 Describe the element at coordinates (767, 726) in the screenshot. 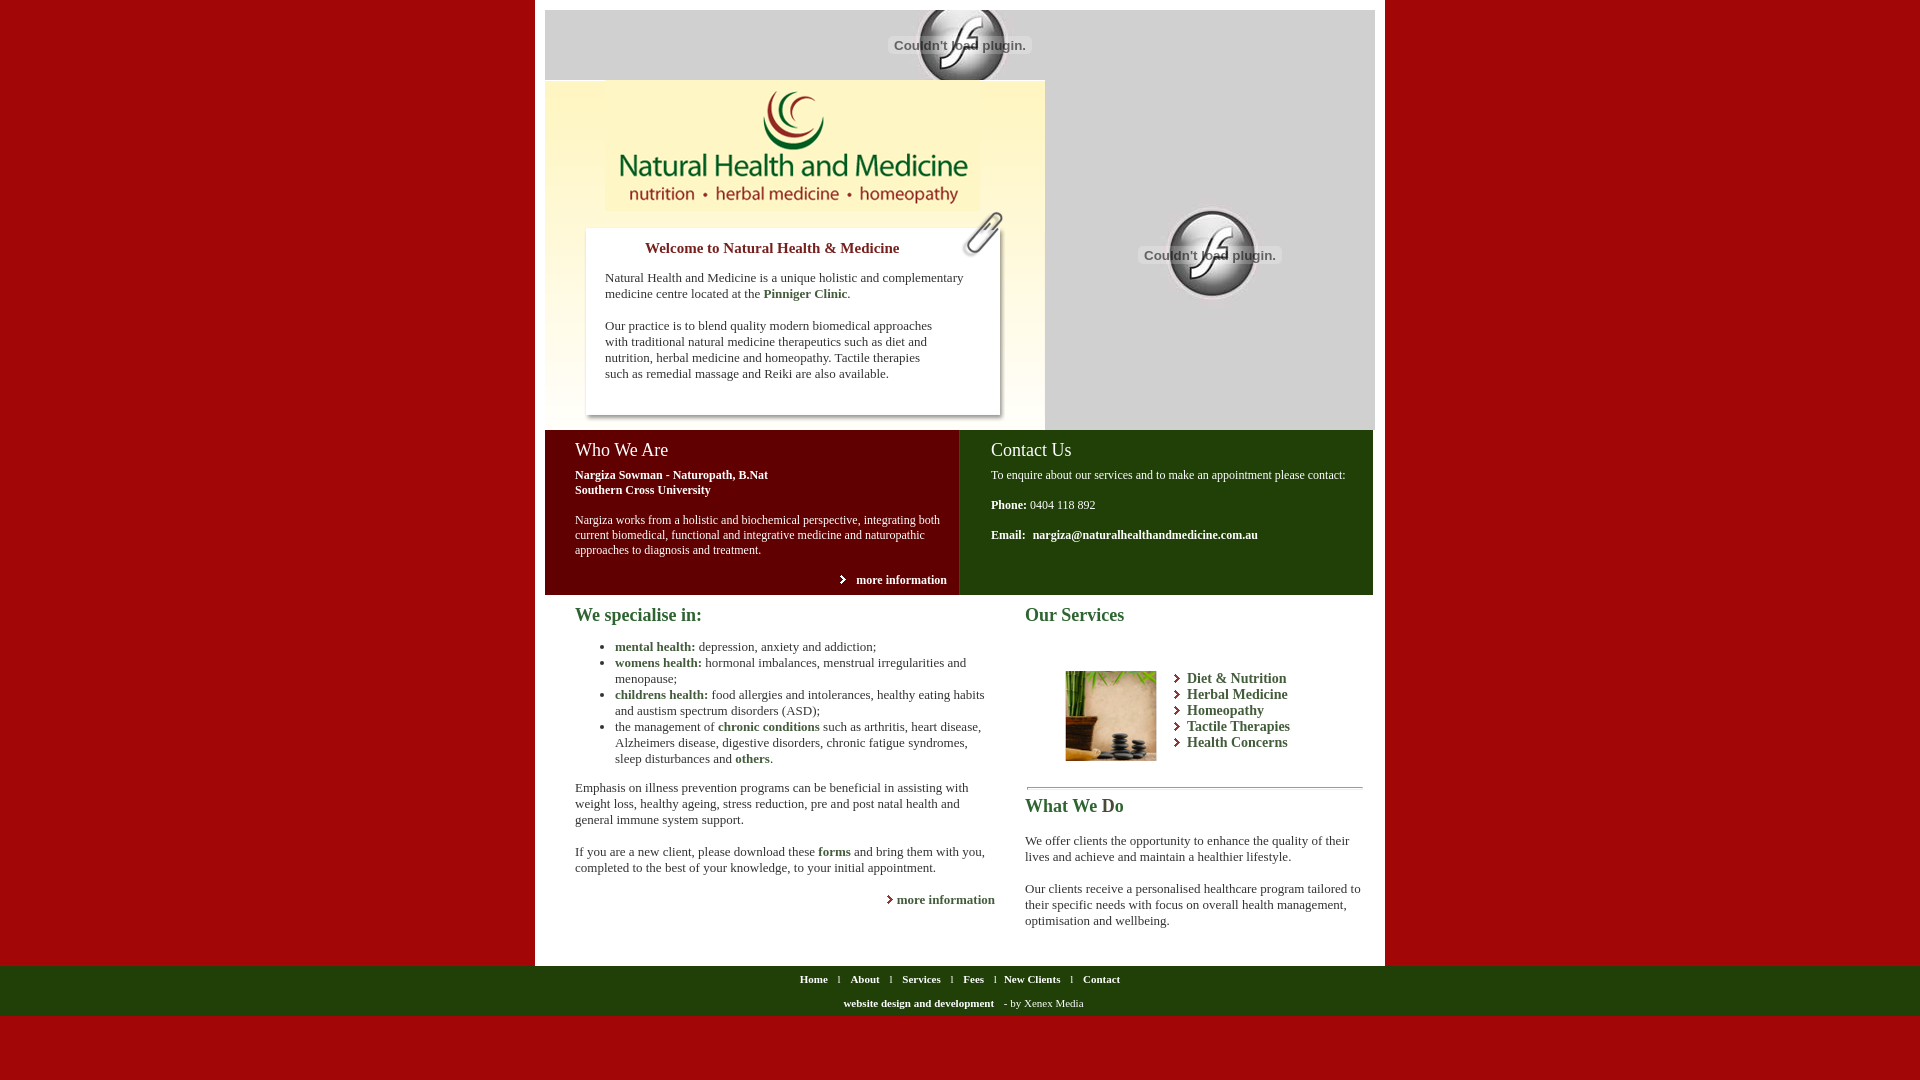

I see `'chronic conditions'` at that location.